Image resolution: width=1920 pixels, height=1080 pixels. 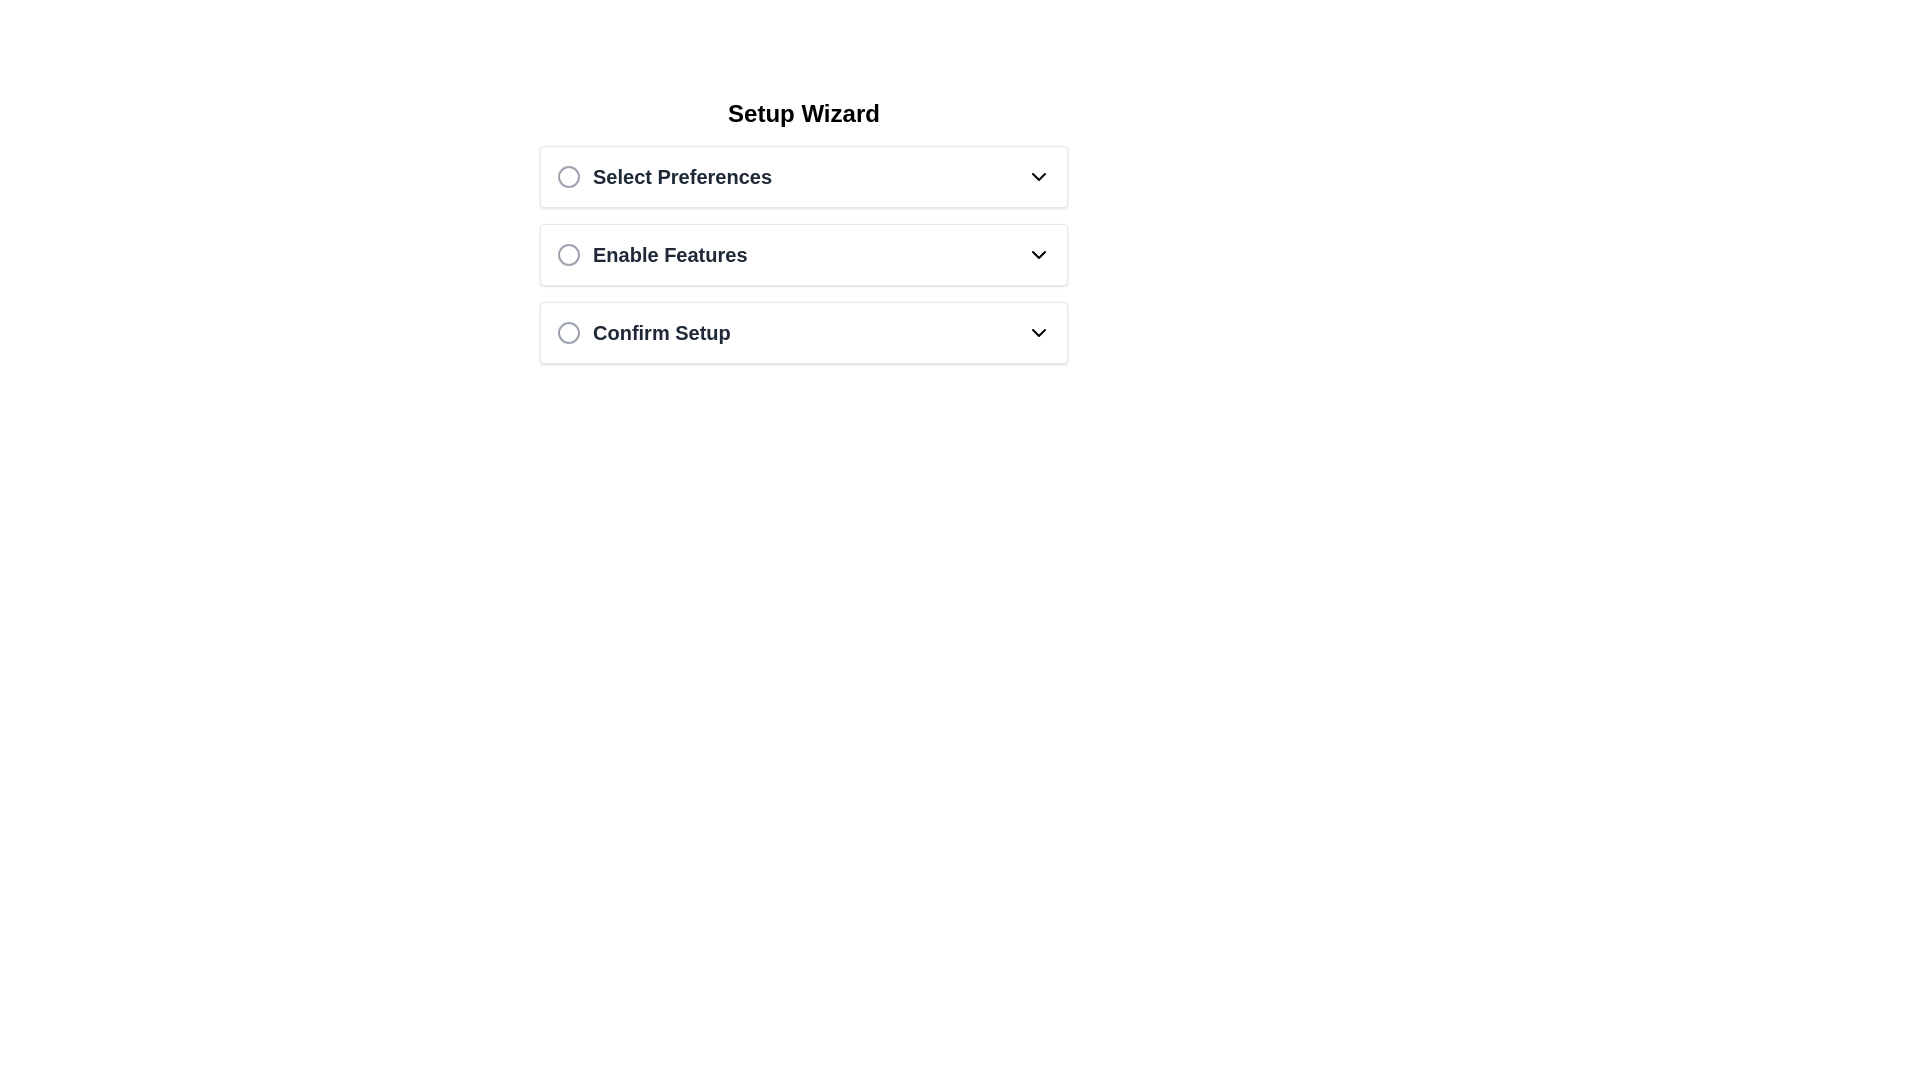 I want to click on the 'Confirm Setup' dropdown trigger, which is the third item in a vertically stacked list of options, so click(x=804, y=331).